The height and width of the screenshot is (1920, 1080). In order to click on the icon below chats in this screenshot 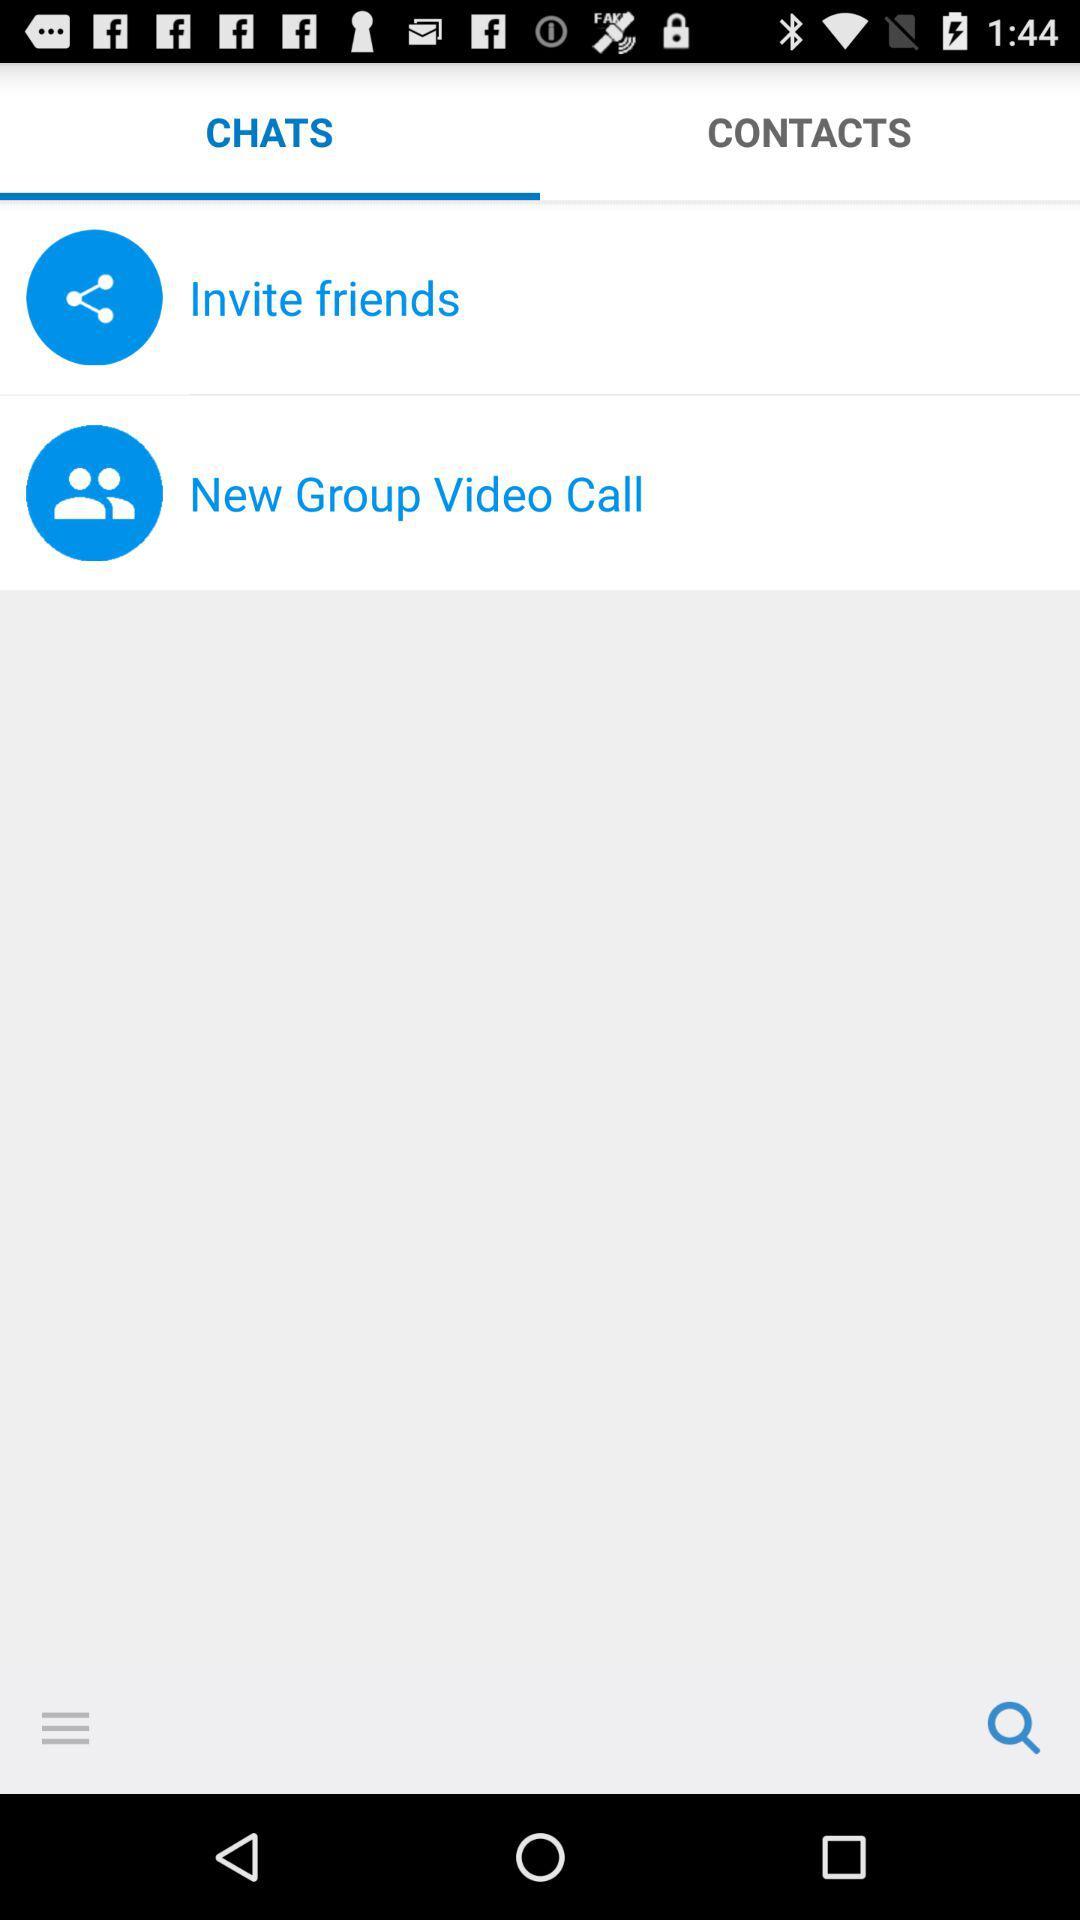, I will do `click(540, 205)`.